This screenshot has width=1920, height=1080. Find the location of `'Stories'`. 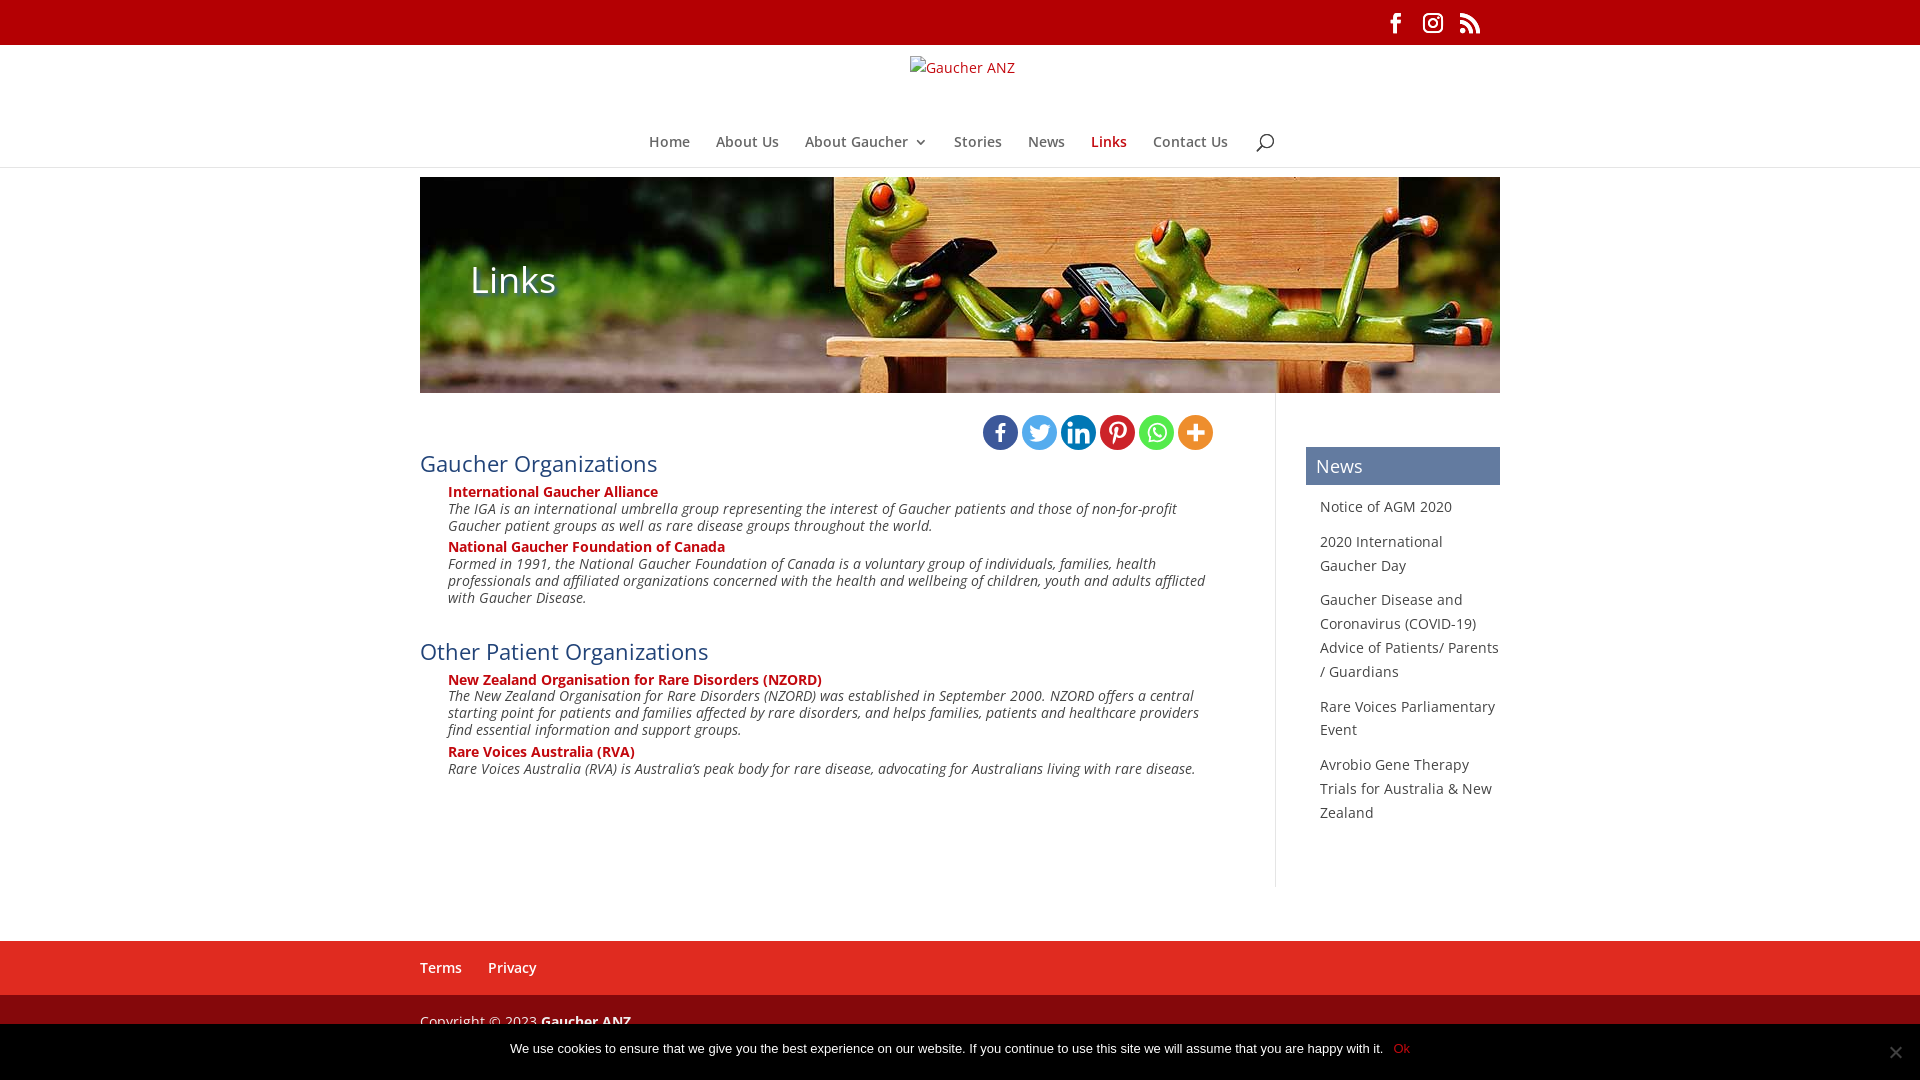

'Stories' is located at coordinates (978, 149).